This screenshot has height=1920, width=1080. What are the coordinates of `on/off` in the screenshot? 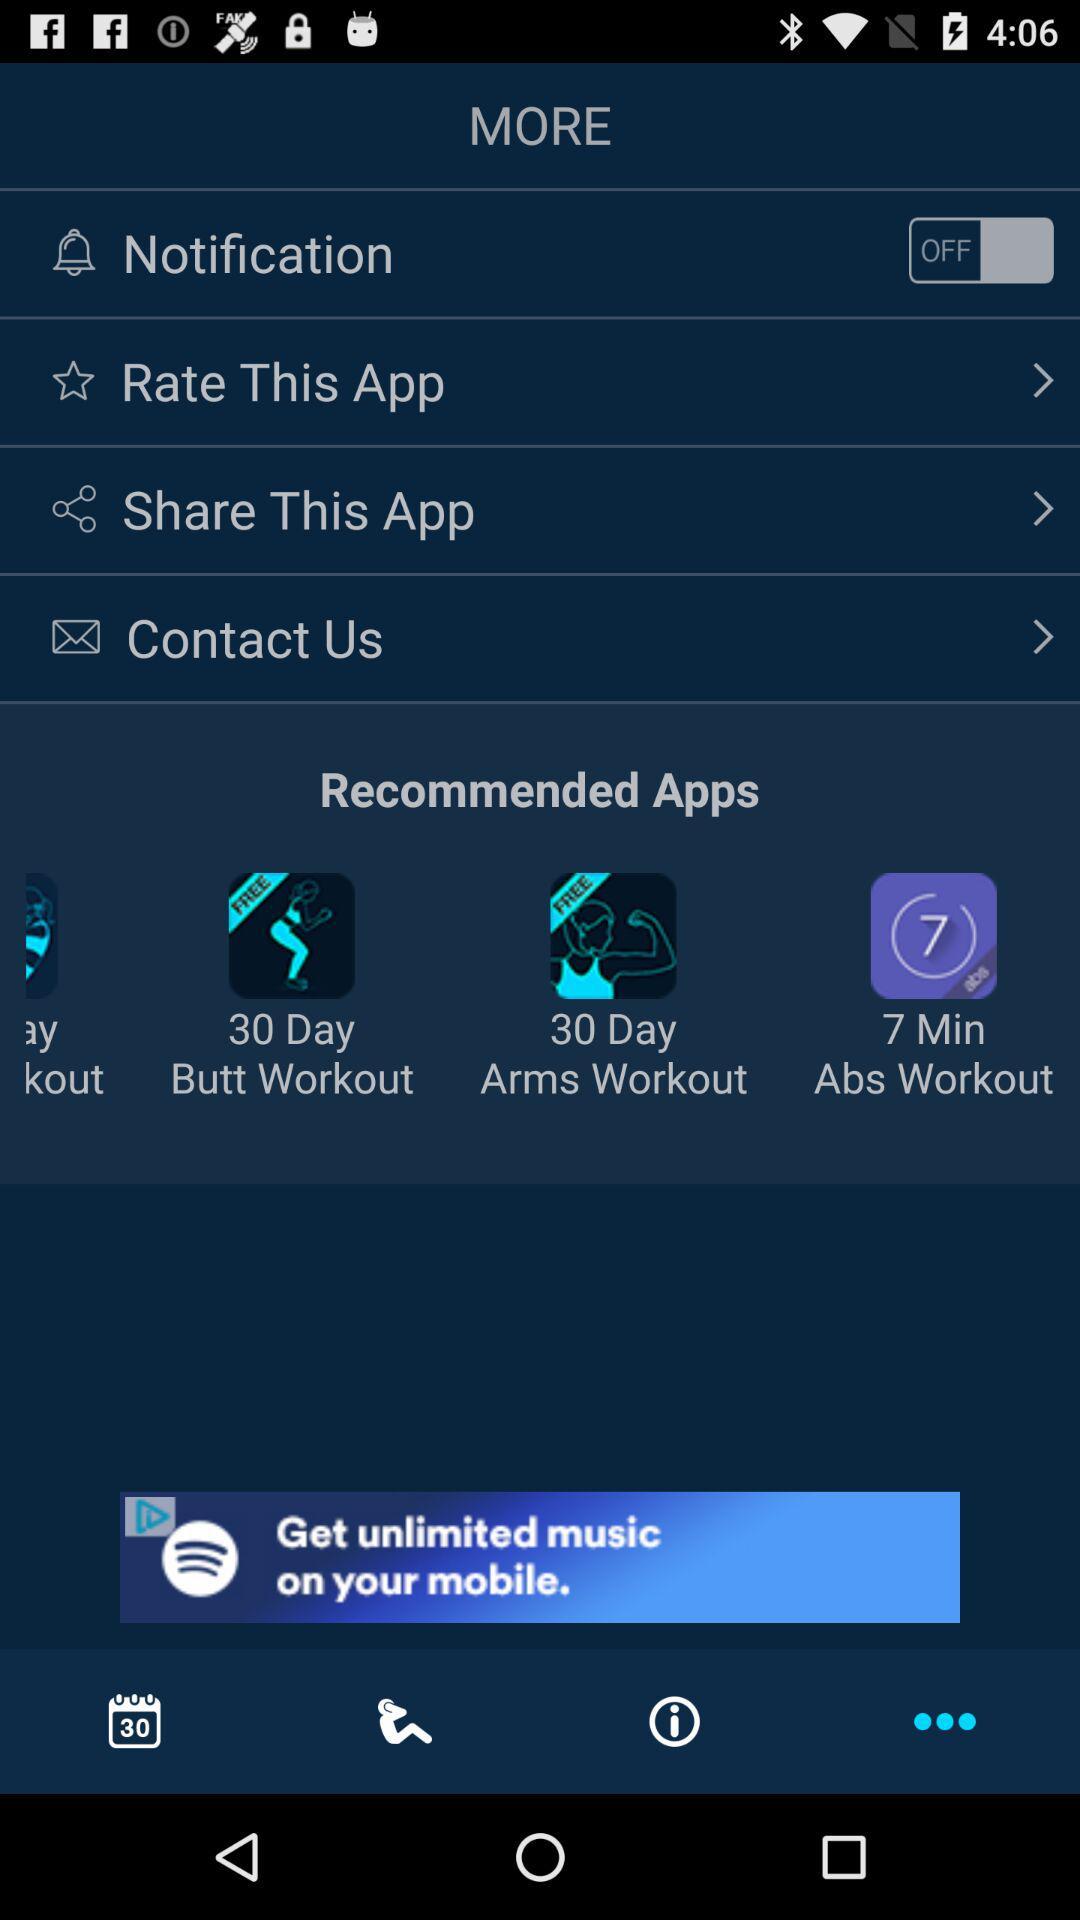 It's located at (980, 249).